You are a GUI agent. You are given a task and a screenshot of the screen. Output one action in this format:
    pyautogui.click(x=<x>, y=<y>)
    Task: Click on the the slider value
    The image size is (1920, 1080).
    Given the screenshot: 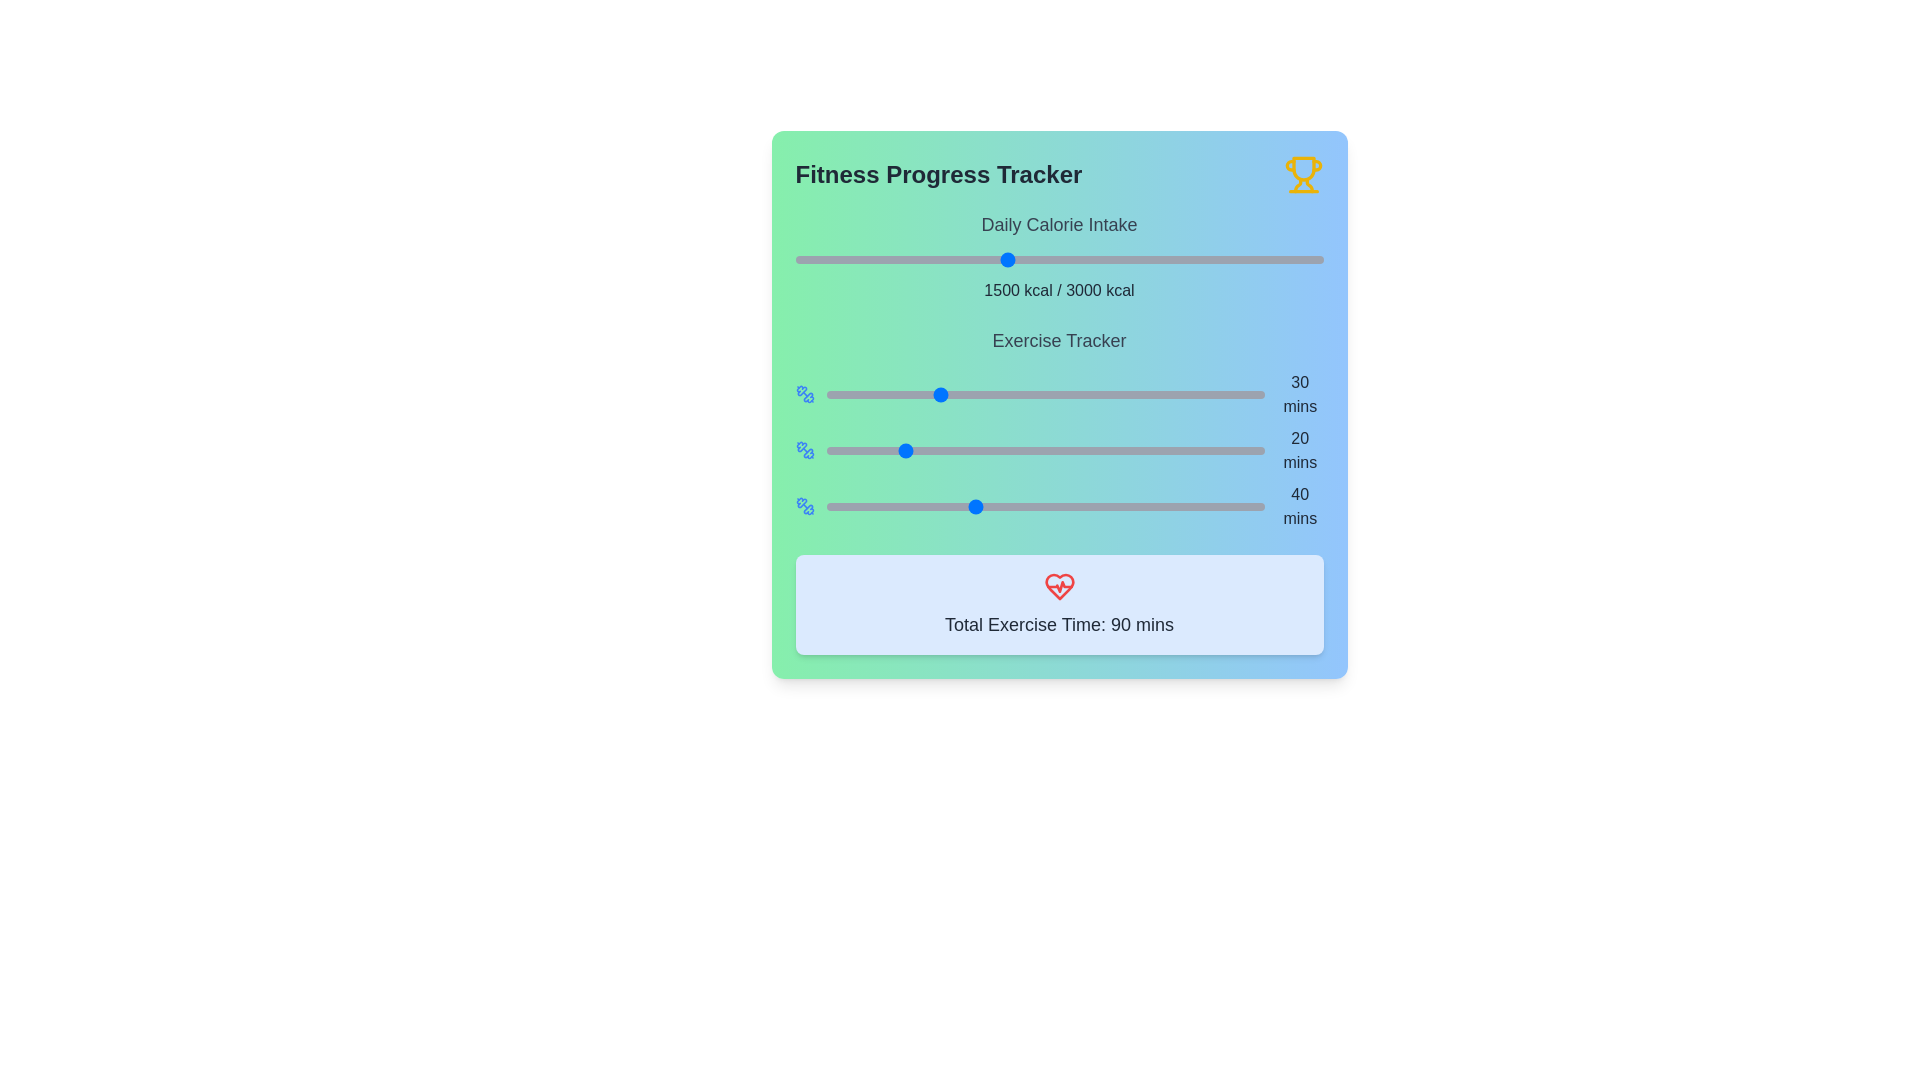 What is the action you would take?
    pyautogui.click(x=1099, y=394)
    